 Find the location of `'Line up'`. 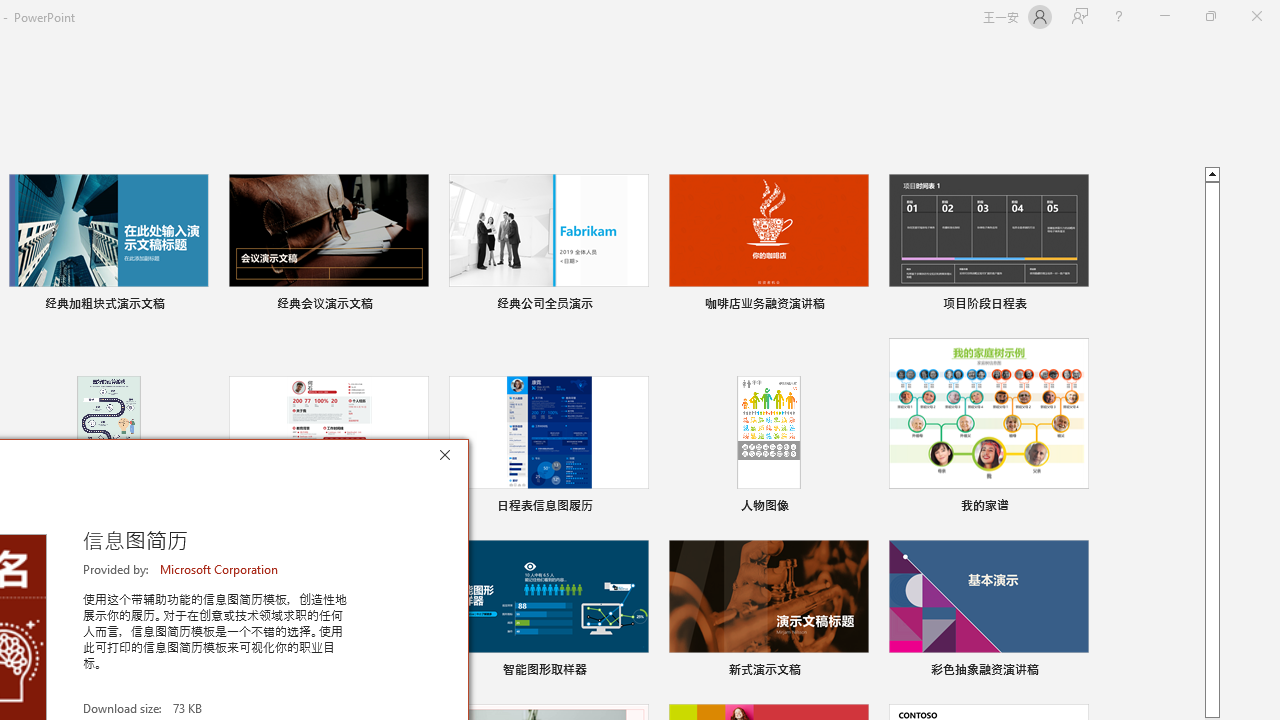

'Line up' is located at coordinates (1211, 172).